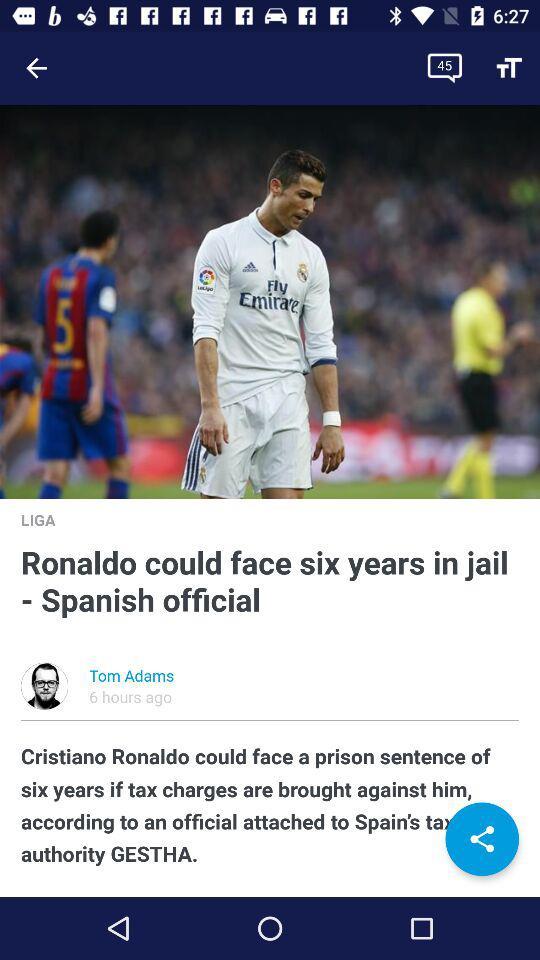 The width and height of the screenshot is (540, 960). Describe the element at coordinates (270, 301) in the screenshot. I see `icon above liga icon` at that location.